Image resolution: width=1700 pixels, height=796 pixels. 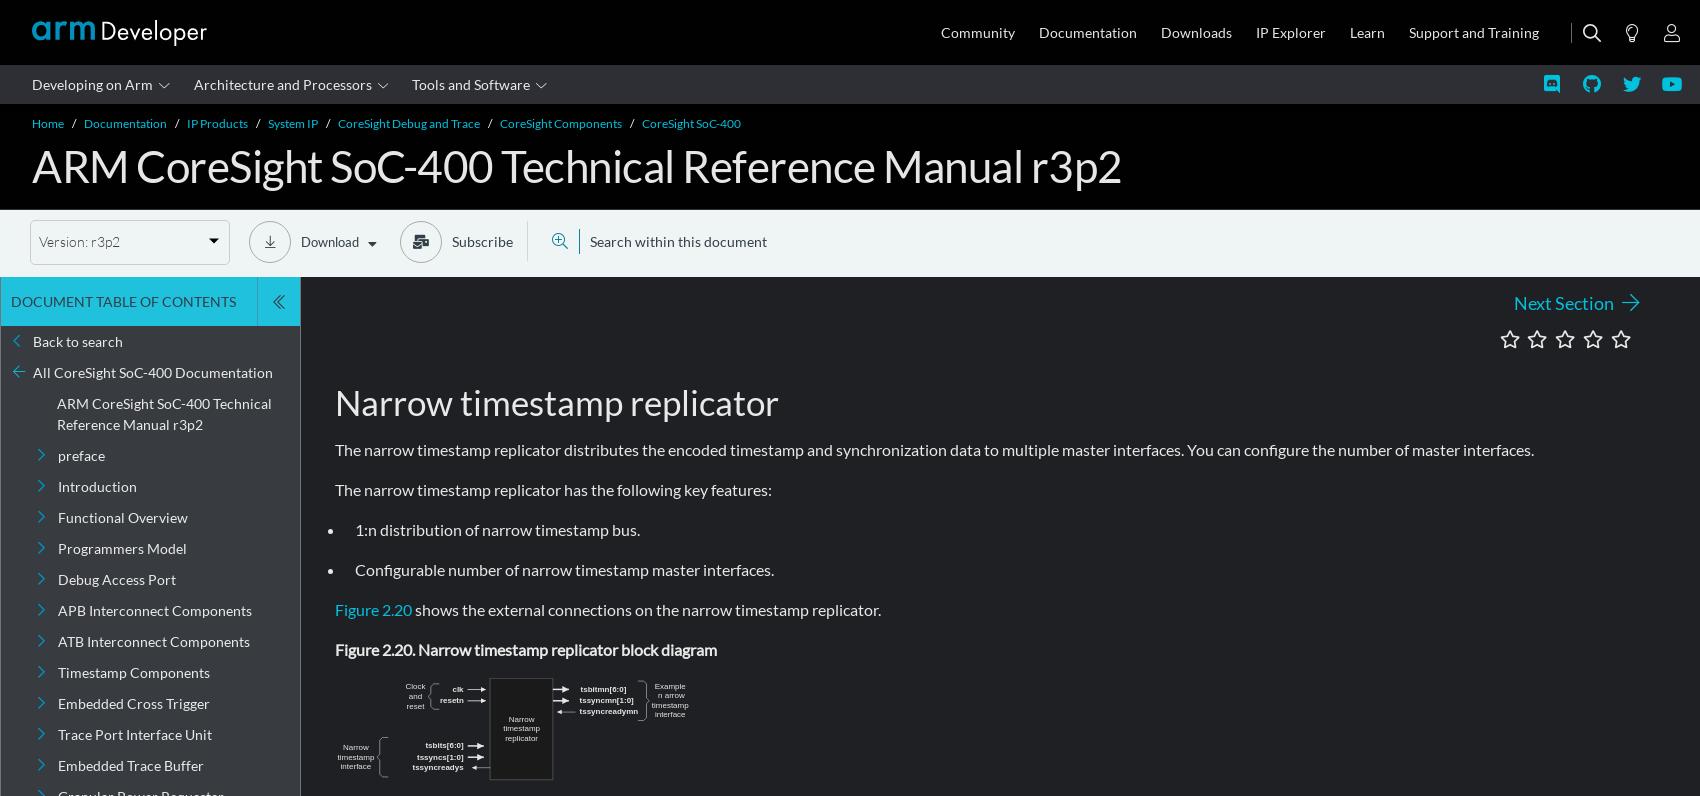 What do you see at coordinates (57, 733) in the screenshot?
I see `'Trace Port Interface Unit'` at bounding box center [57, 733].